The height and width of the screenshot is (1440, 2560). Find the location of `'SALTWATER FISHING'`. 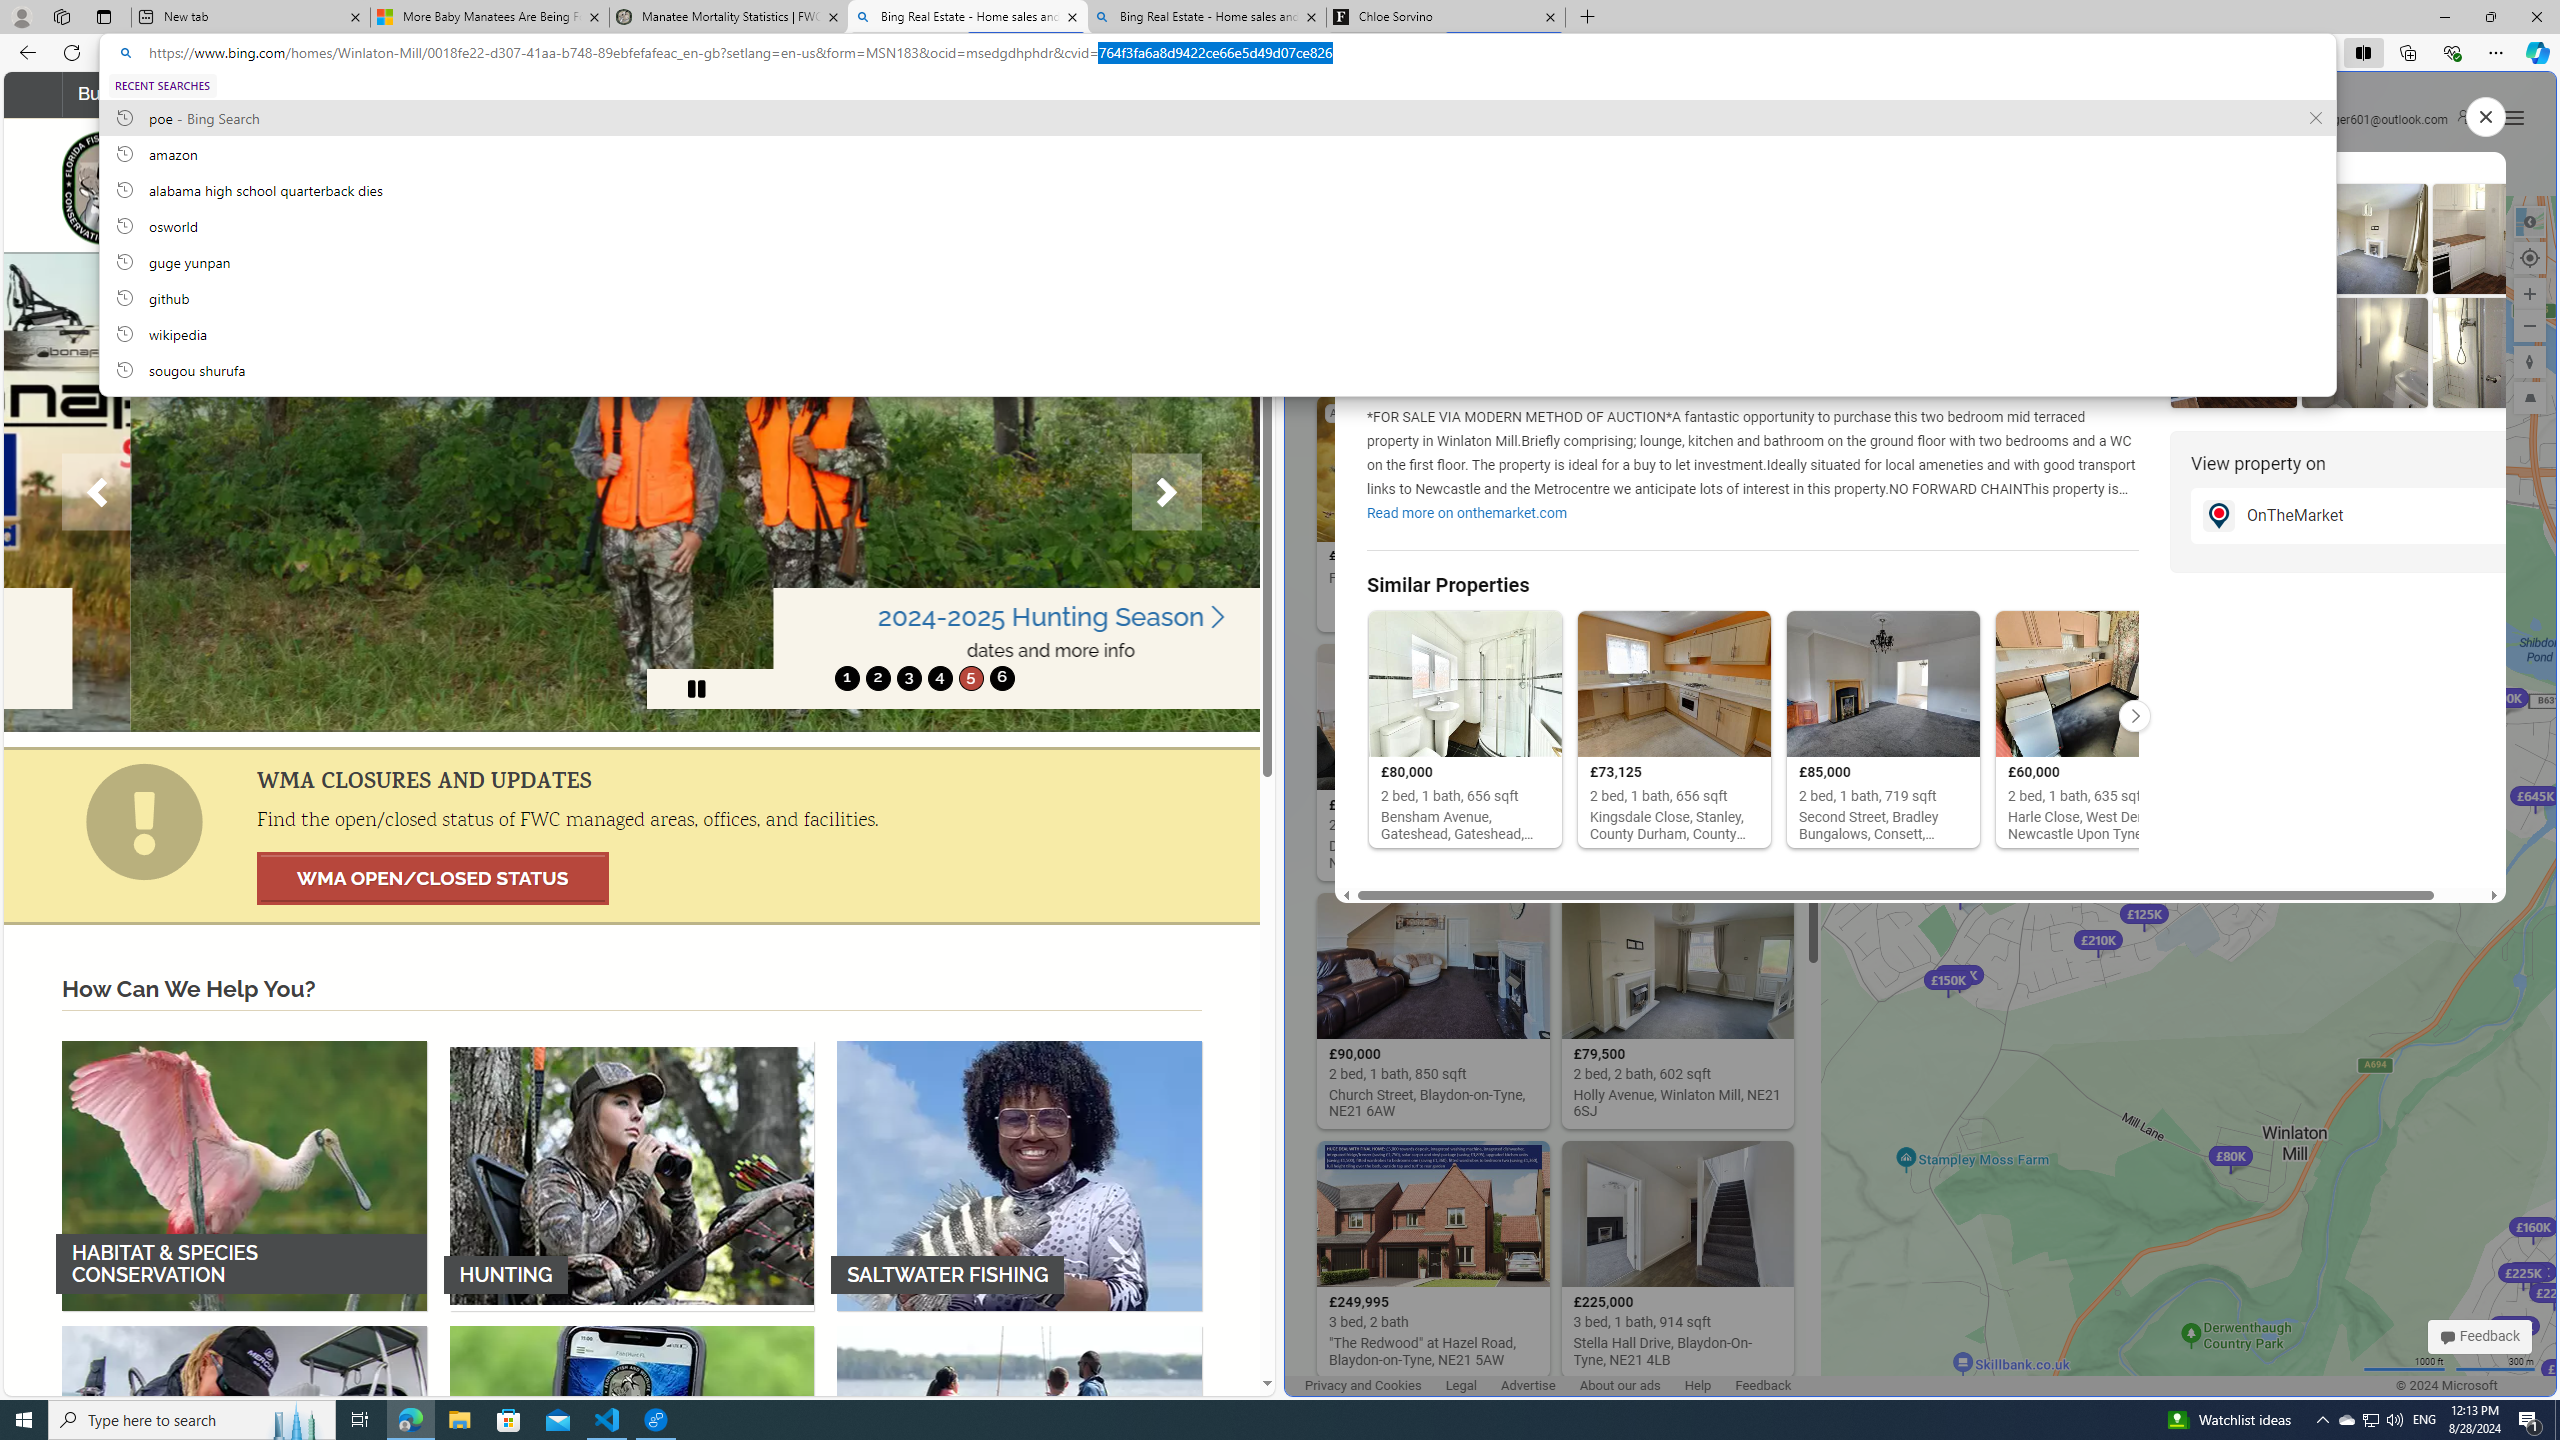

'SALTWATER FISHING' is located at coordinates (1019, 1175).